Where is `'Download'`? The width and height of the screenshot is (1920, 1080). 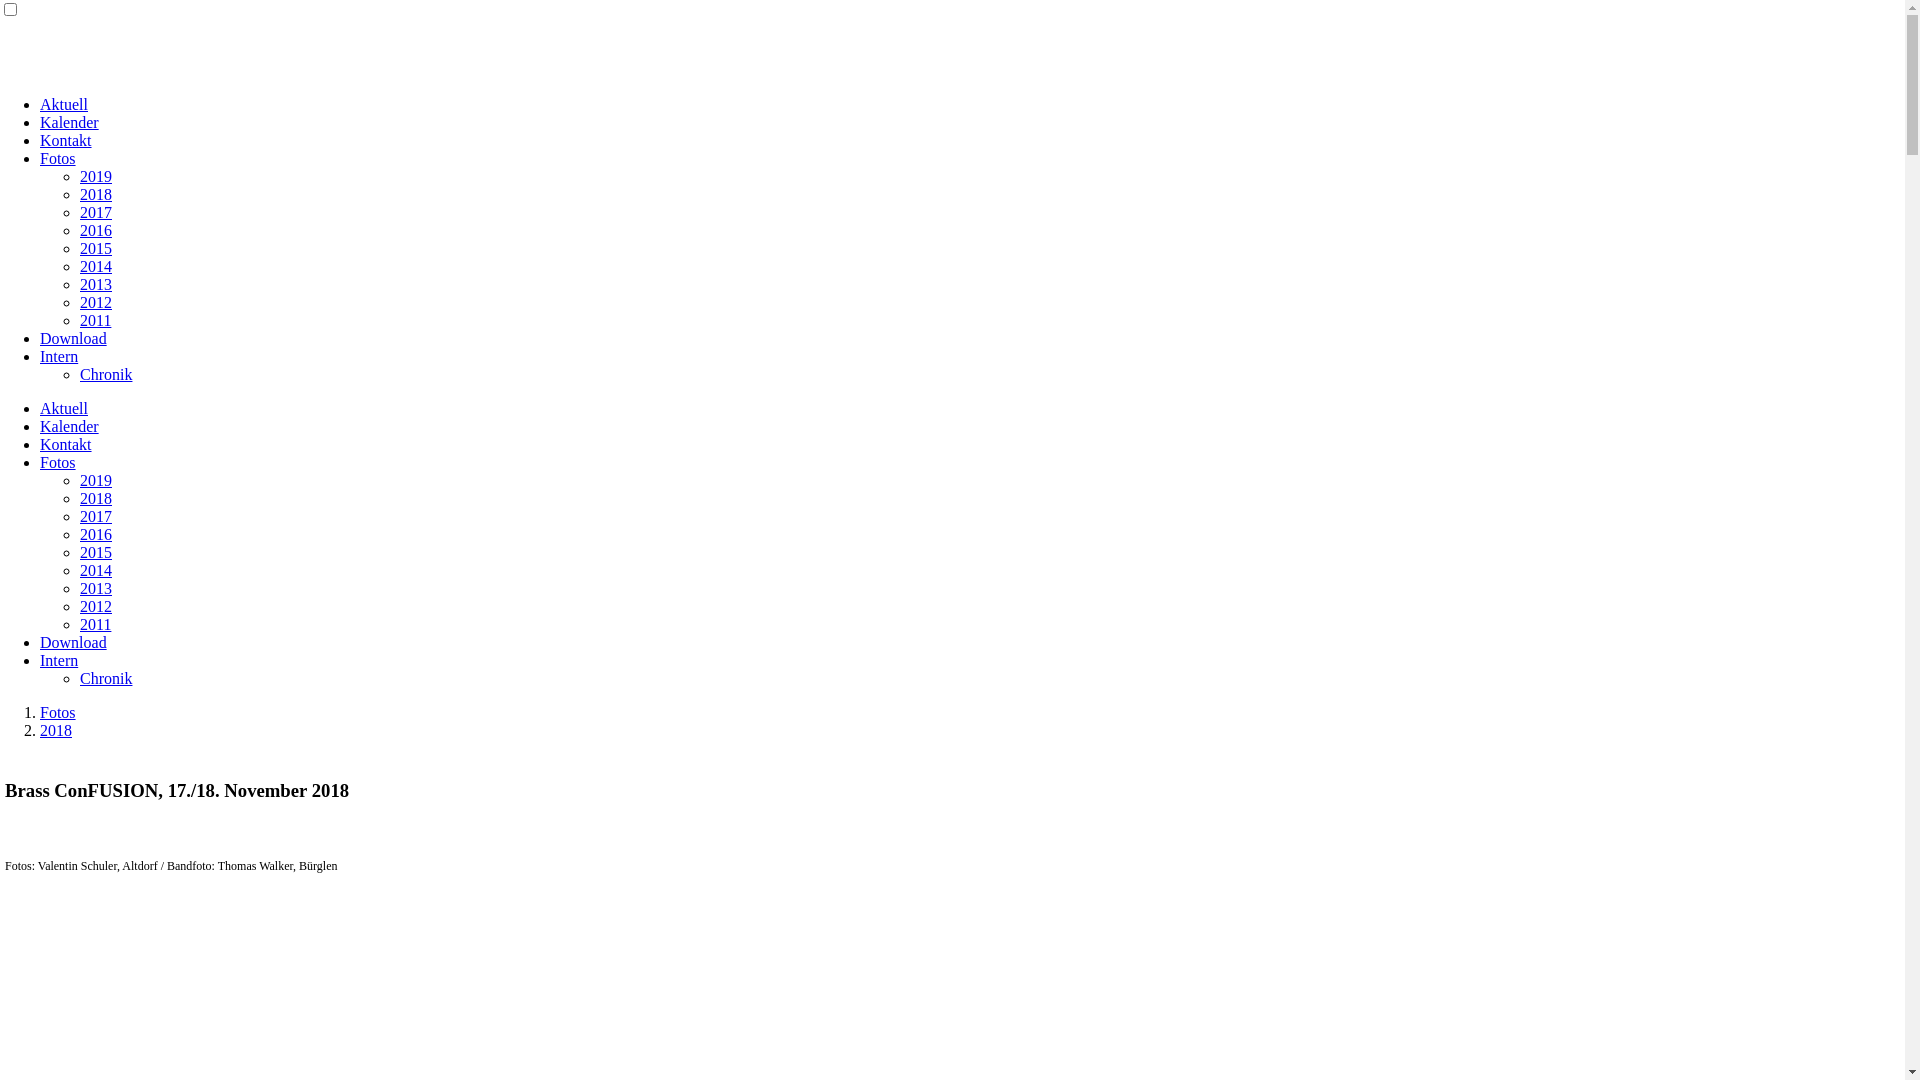
'Download' is located at coordinates (73, 337).